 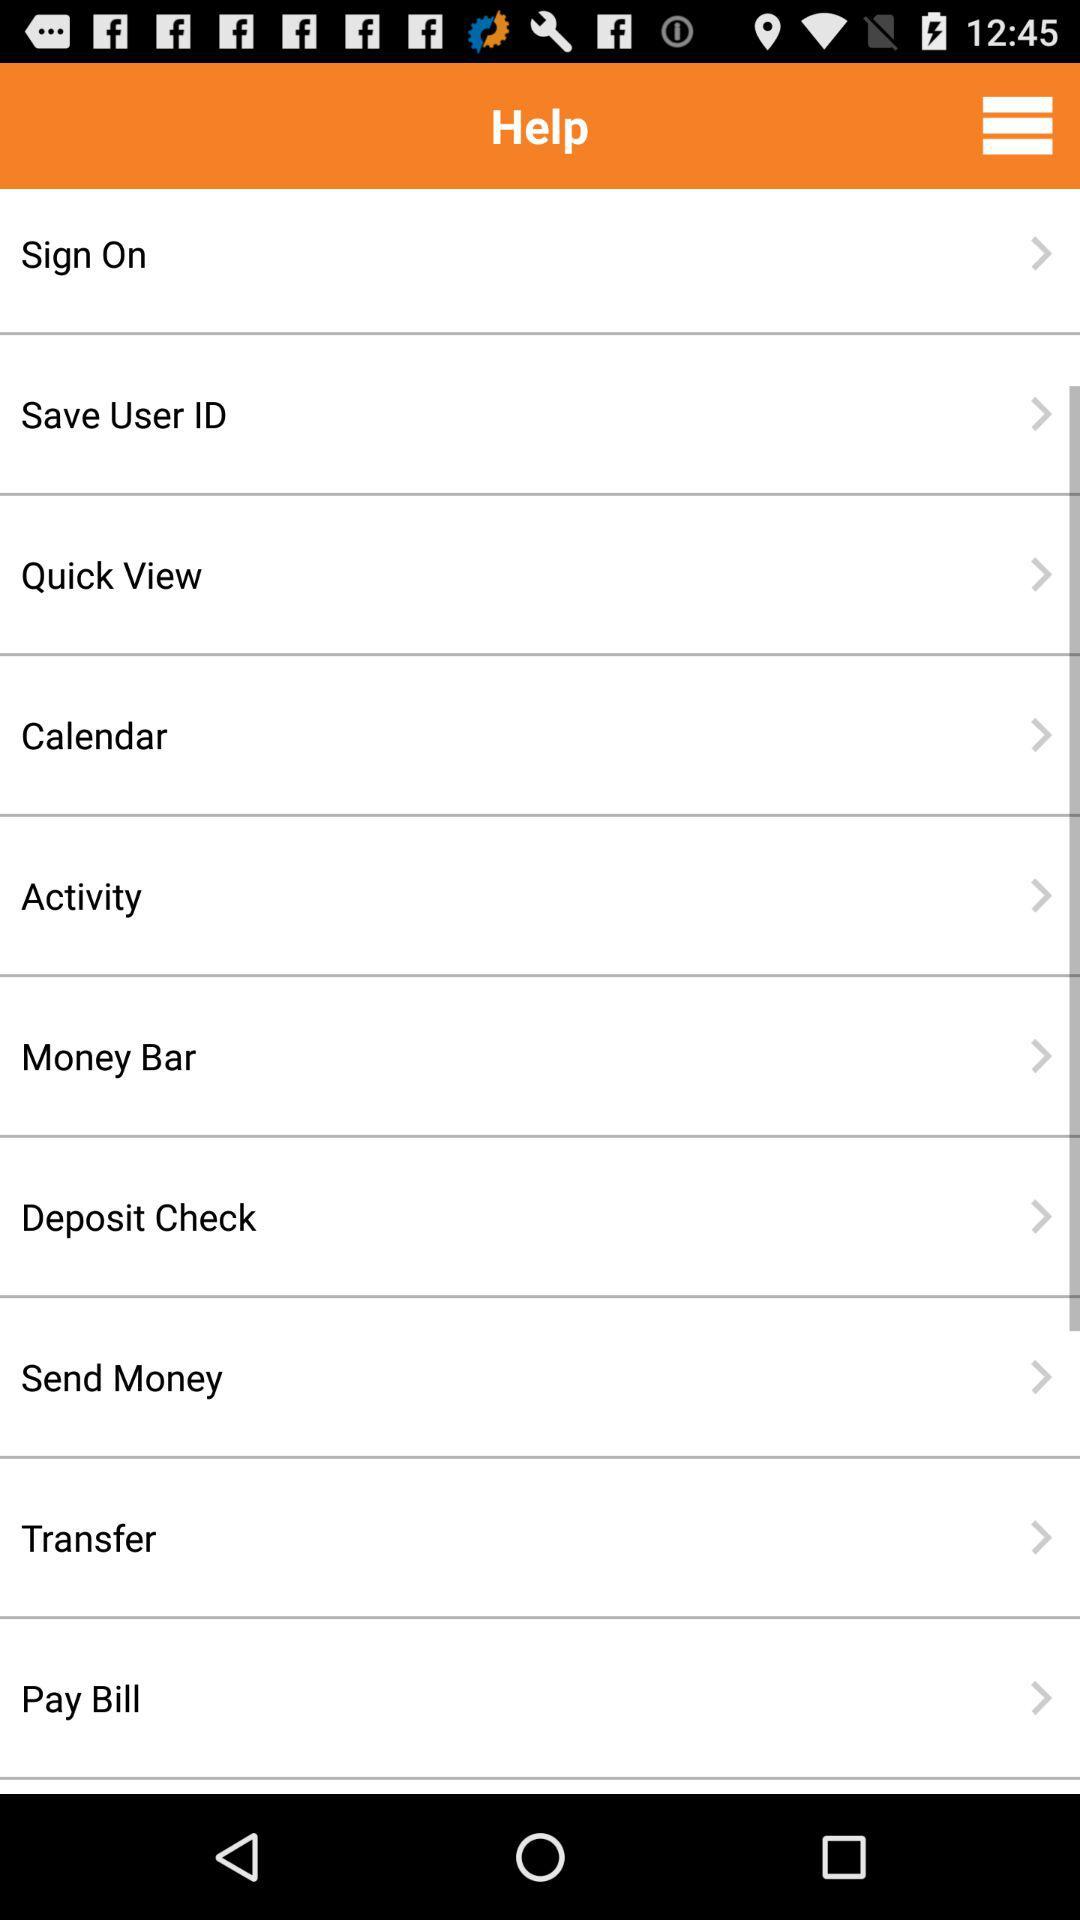 What do you see at coordinates (475, 1697) in the screenshot?
I see `the pay bill icon` at bounding box center [475, 1697].